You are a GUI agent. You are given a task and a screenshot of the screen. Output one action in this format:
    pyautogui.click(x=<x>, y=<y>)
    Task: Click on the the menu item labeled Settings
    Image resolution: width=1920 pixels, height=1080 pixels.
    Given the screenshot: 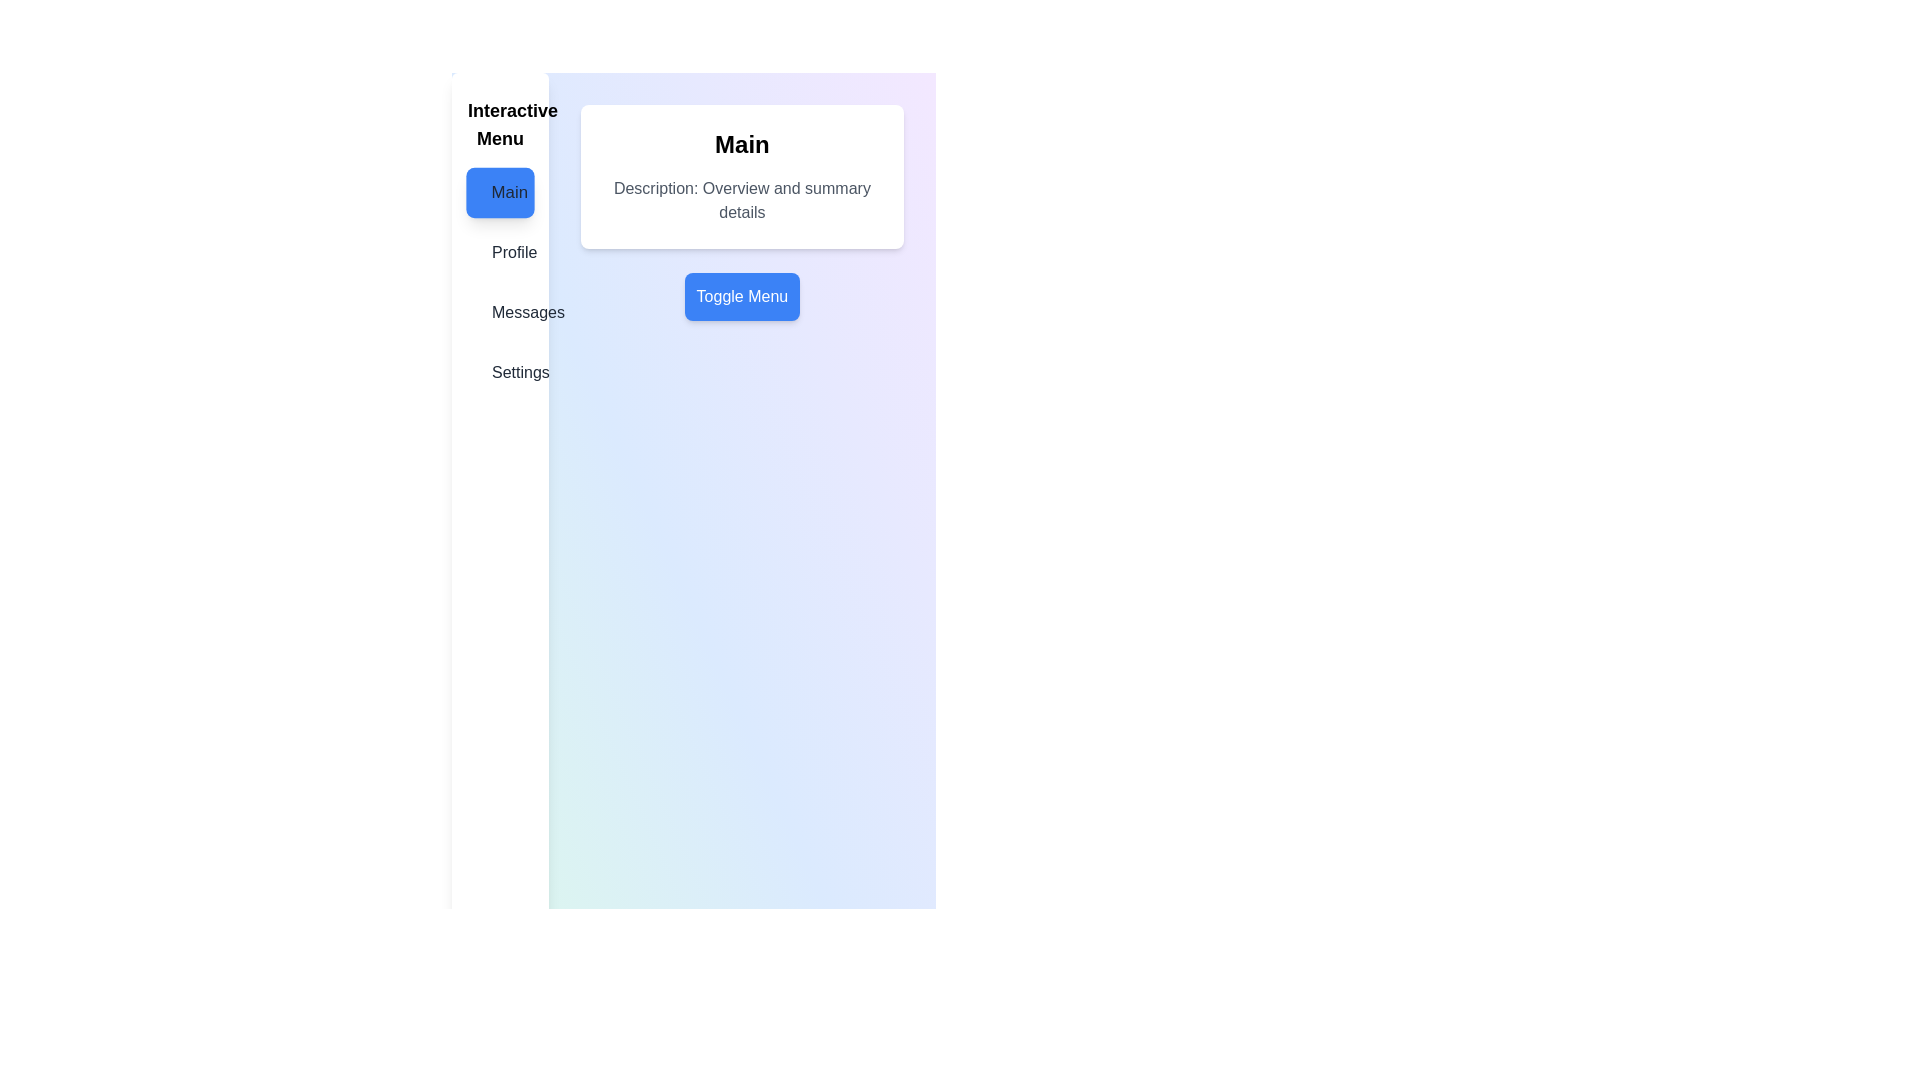 What is the action you would take?
    pyautogui.click(x=499, y=373)
    